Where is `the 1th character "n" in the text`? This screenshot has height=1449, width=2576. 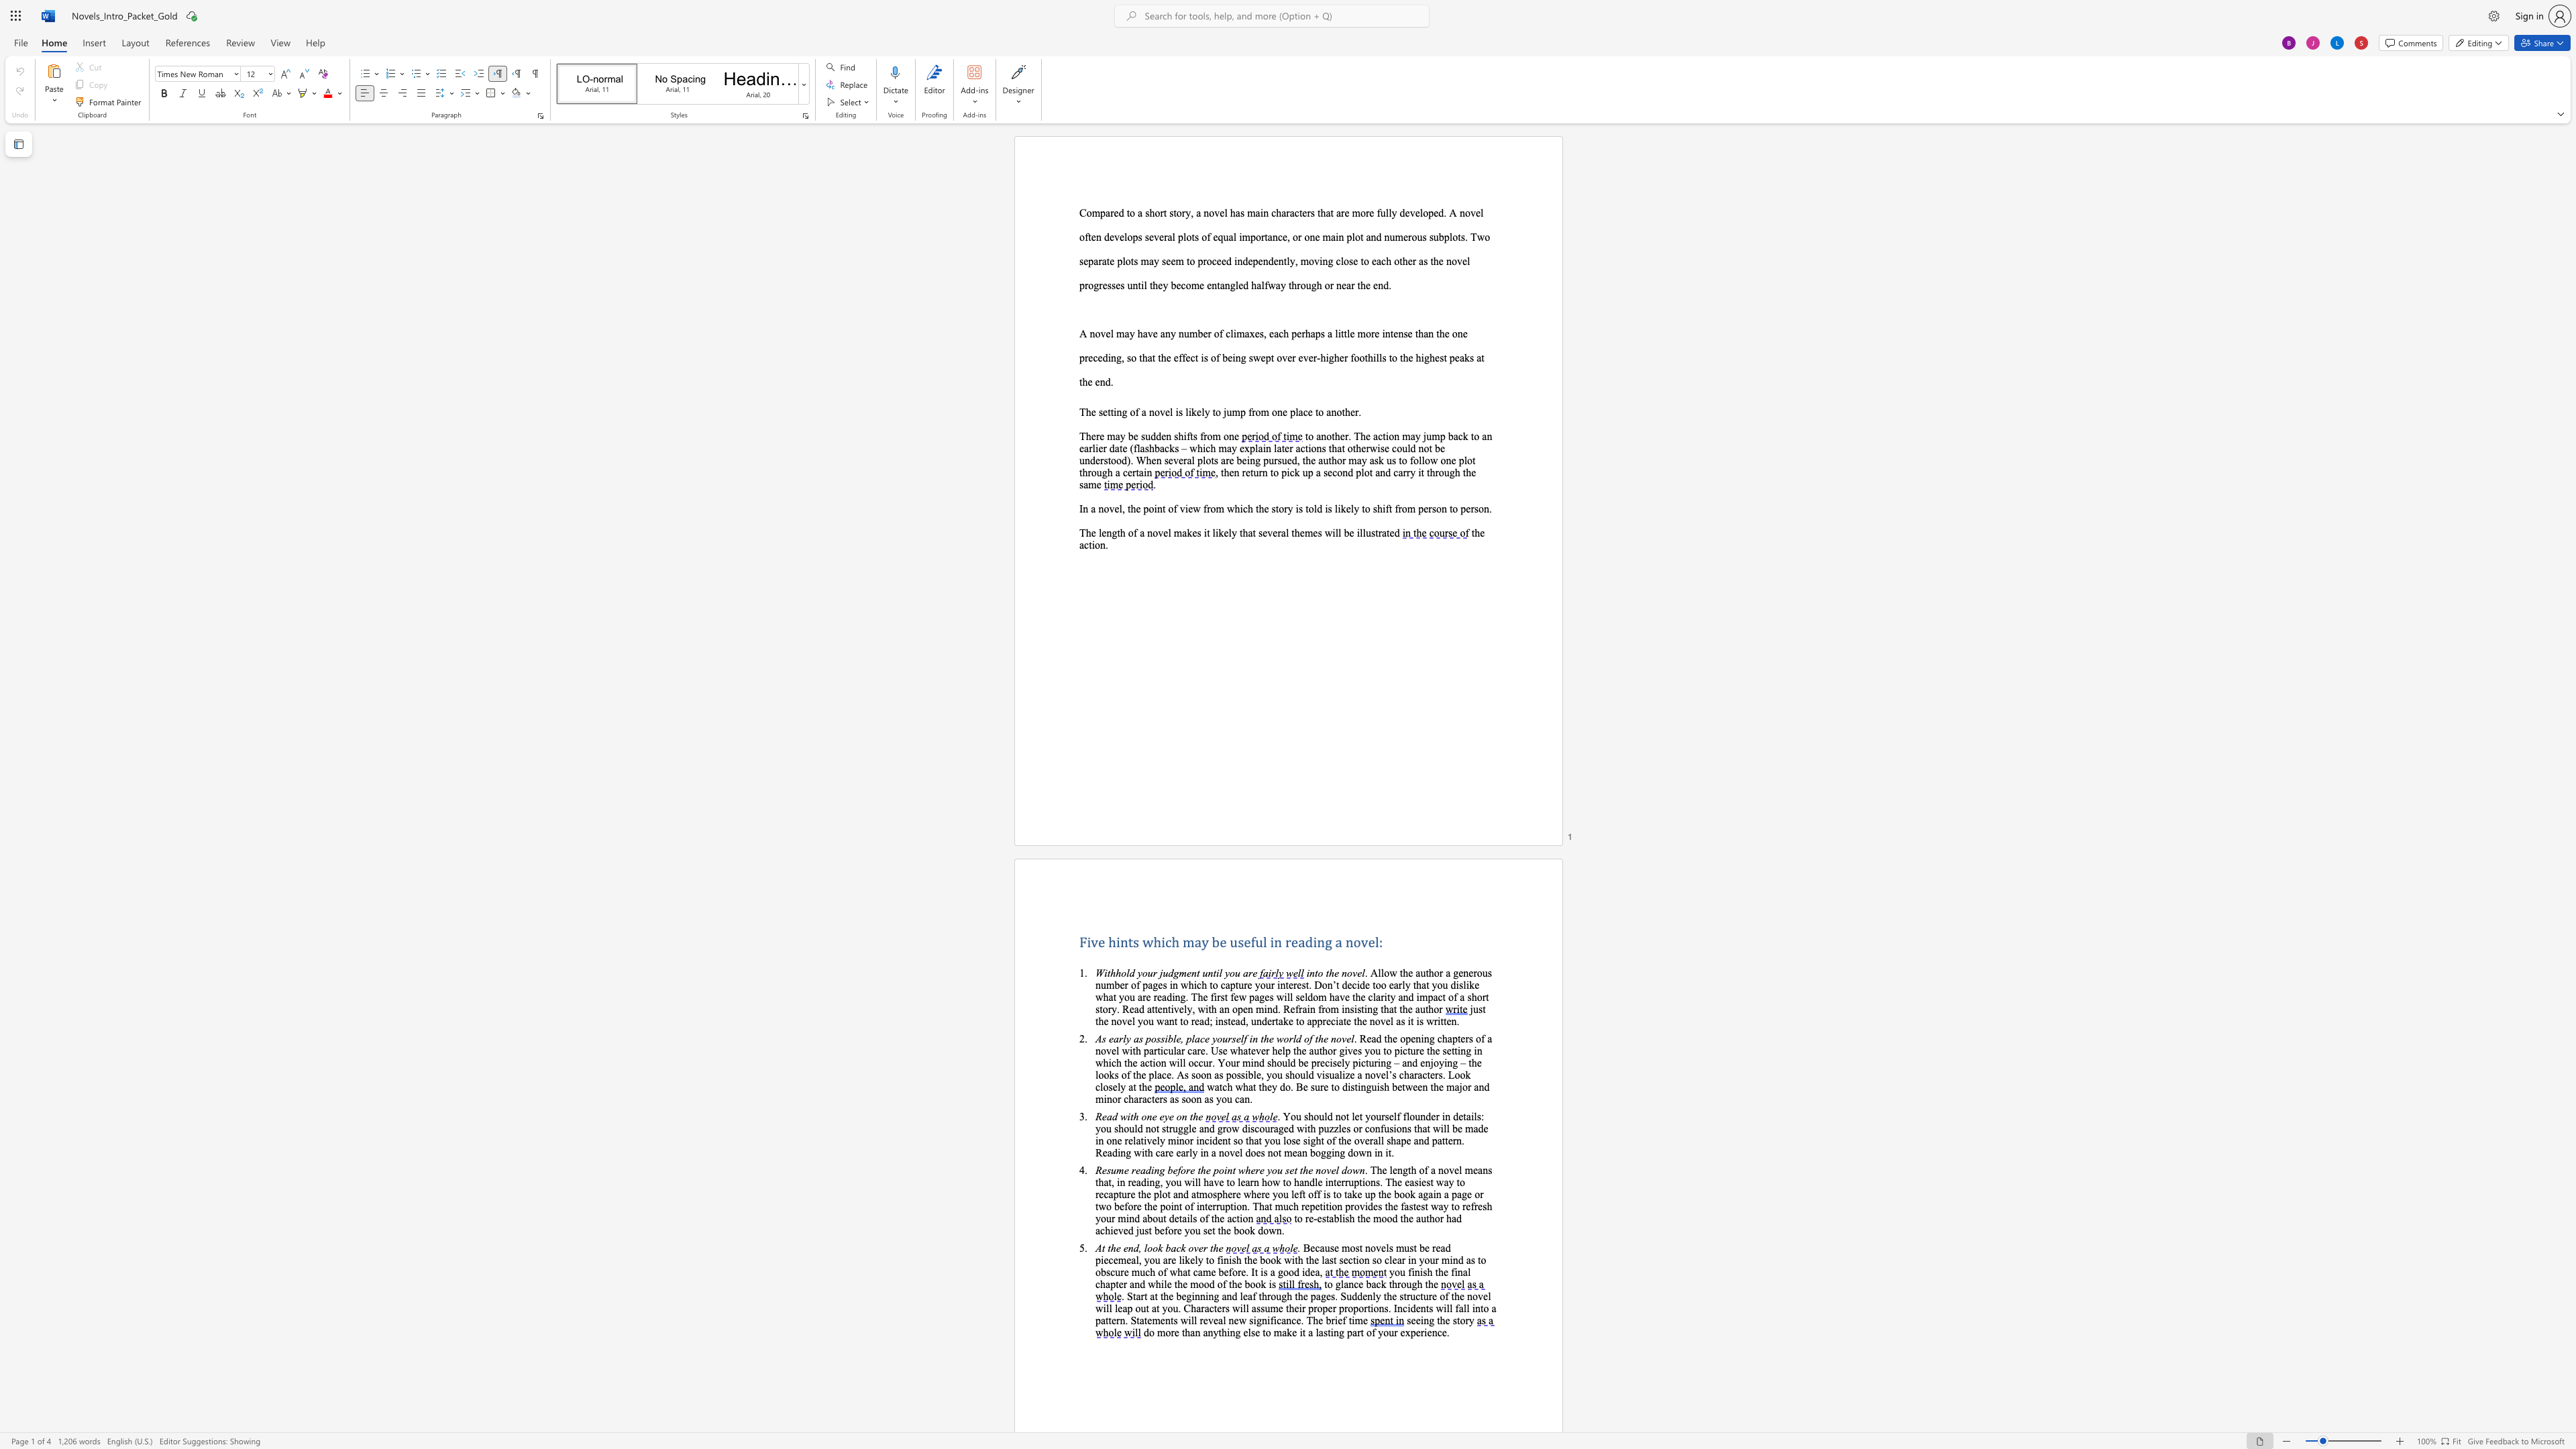
the 1th character "n" in the text is located at coordinates (1123, 941).